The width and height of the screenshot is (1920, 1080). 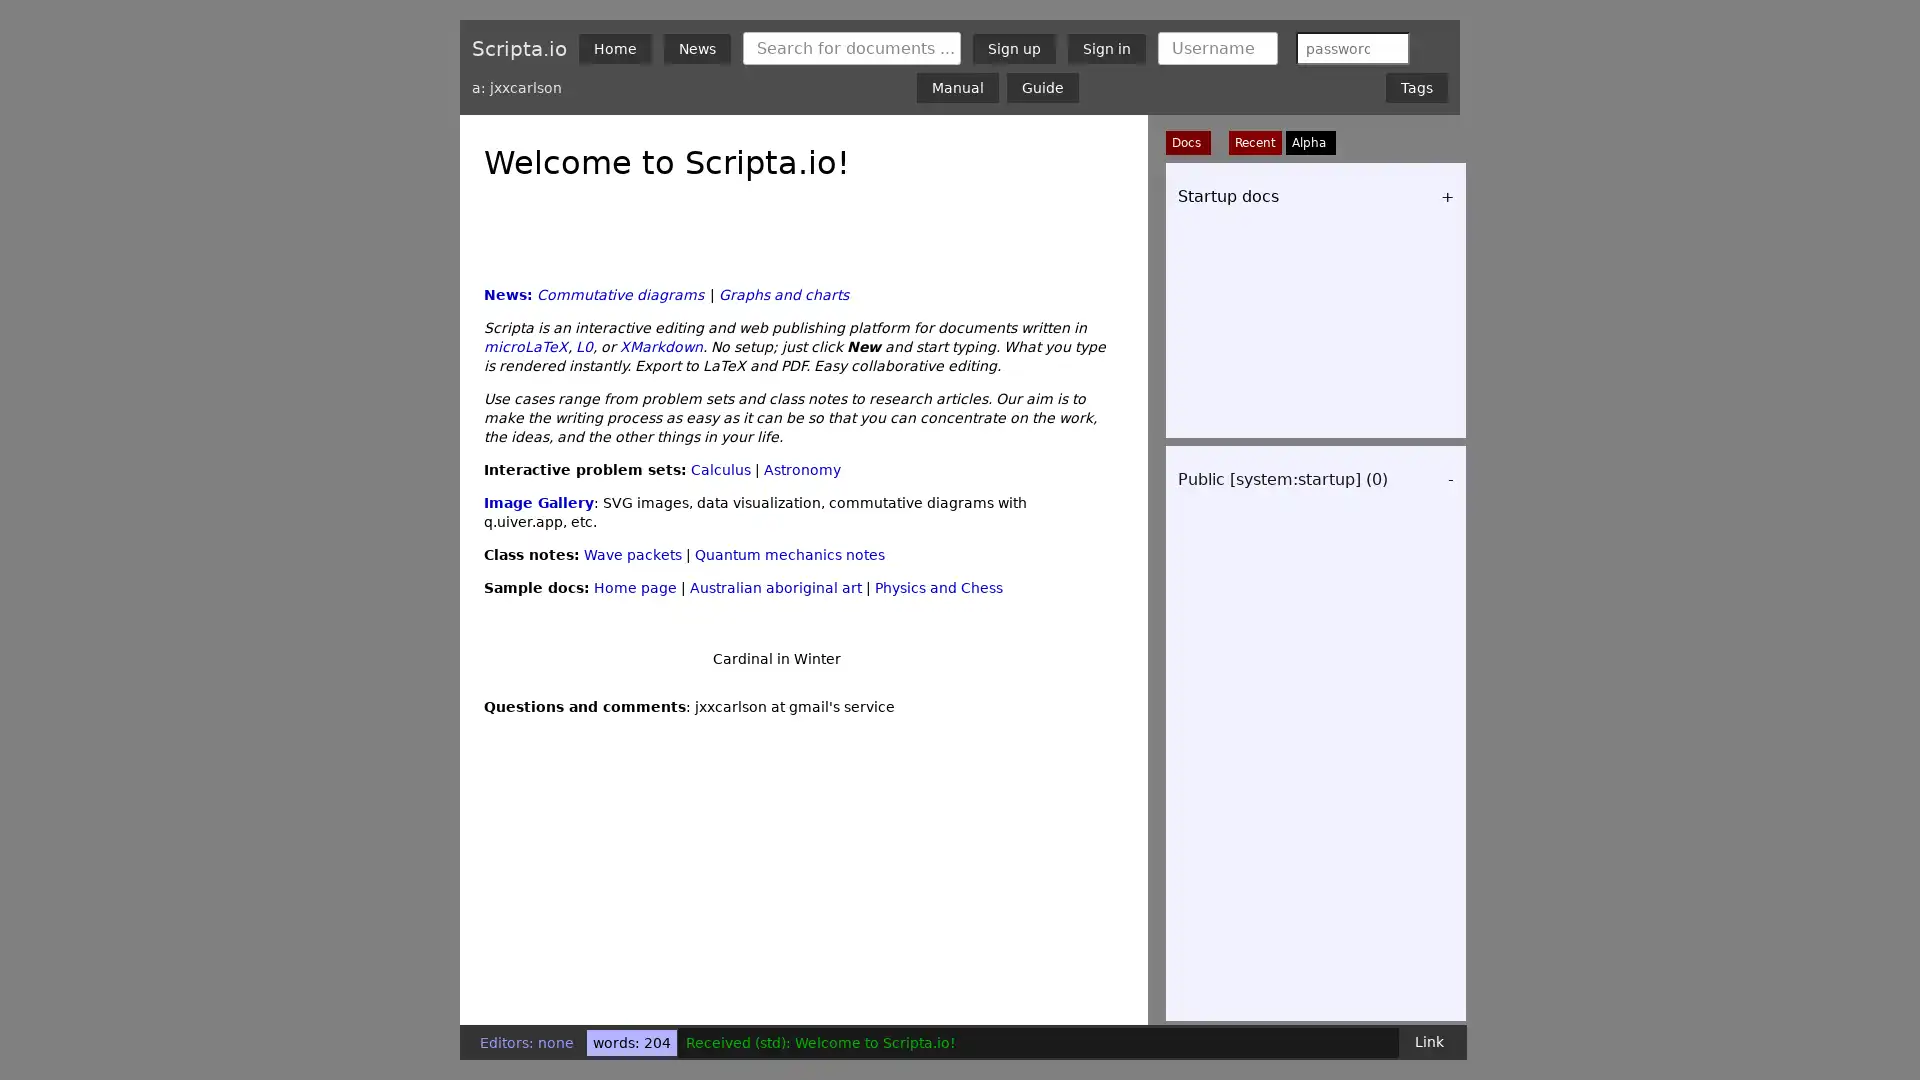 What do you see at coordinates (938, 743) in the screenshot?
I see `Physics and Chess` at bounding box center [938, 743].